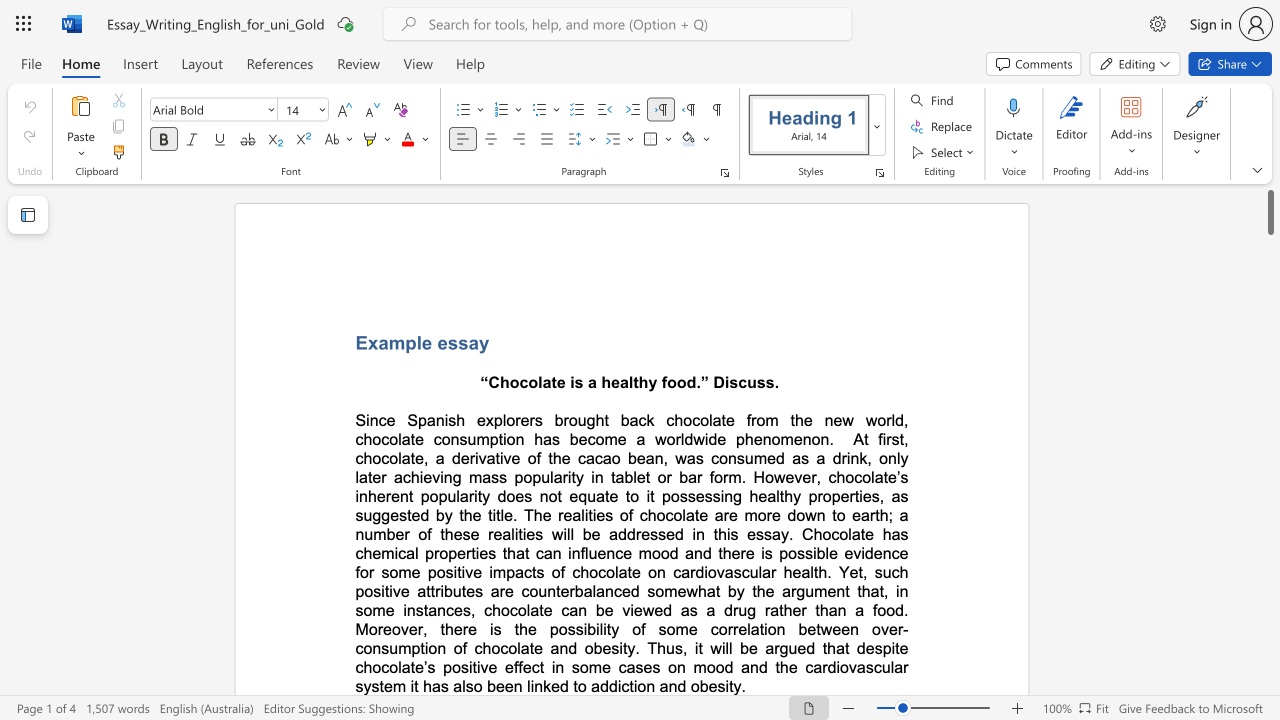 The width and height of the screenshot is (1280, 720). I want to click on the scrollbar on the side, so click(1269, 470).